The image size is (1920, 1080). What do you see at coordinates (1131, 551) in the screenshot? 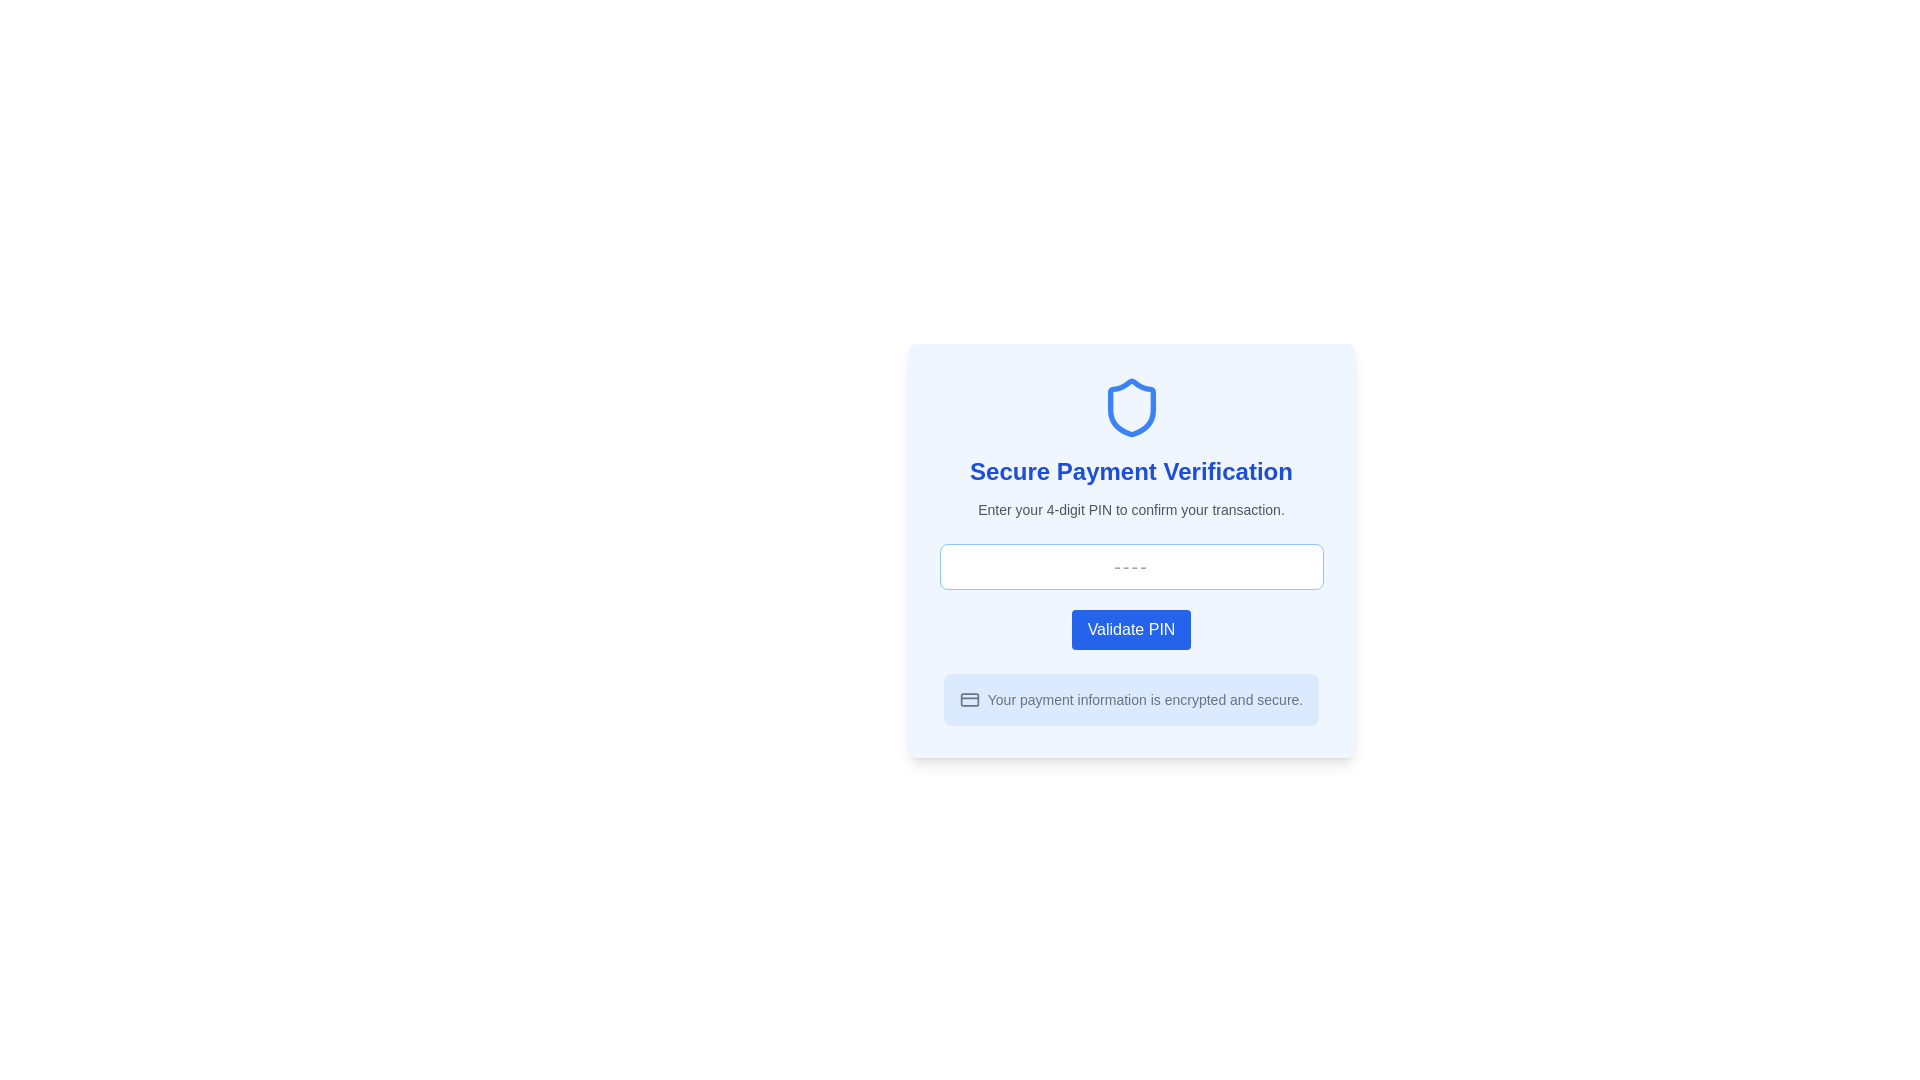
I see `the PIN input field located under the heading 'Secure Payment Verification' to focus on it` at bounding box center [1131, 551].